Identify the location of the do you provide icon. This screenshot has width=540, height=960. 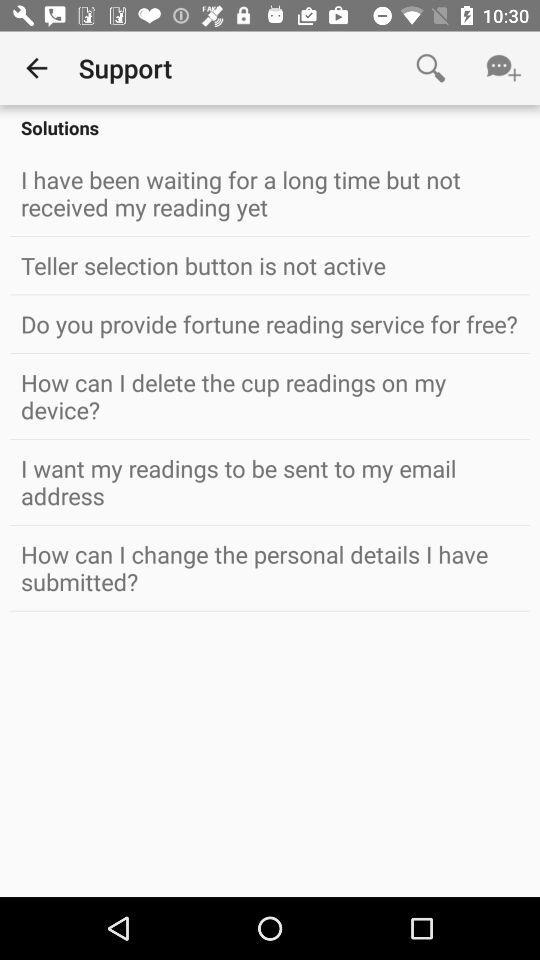
(270, 324).